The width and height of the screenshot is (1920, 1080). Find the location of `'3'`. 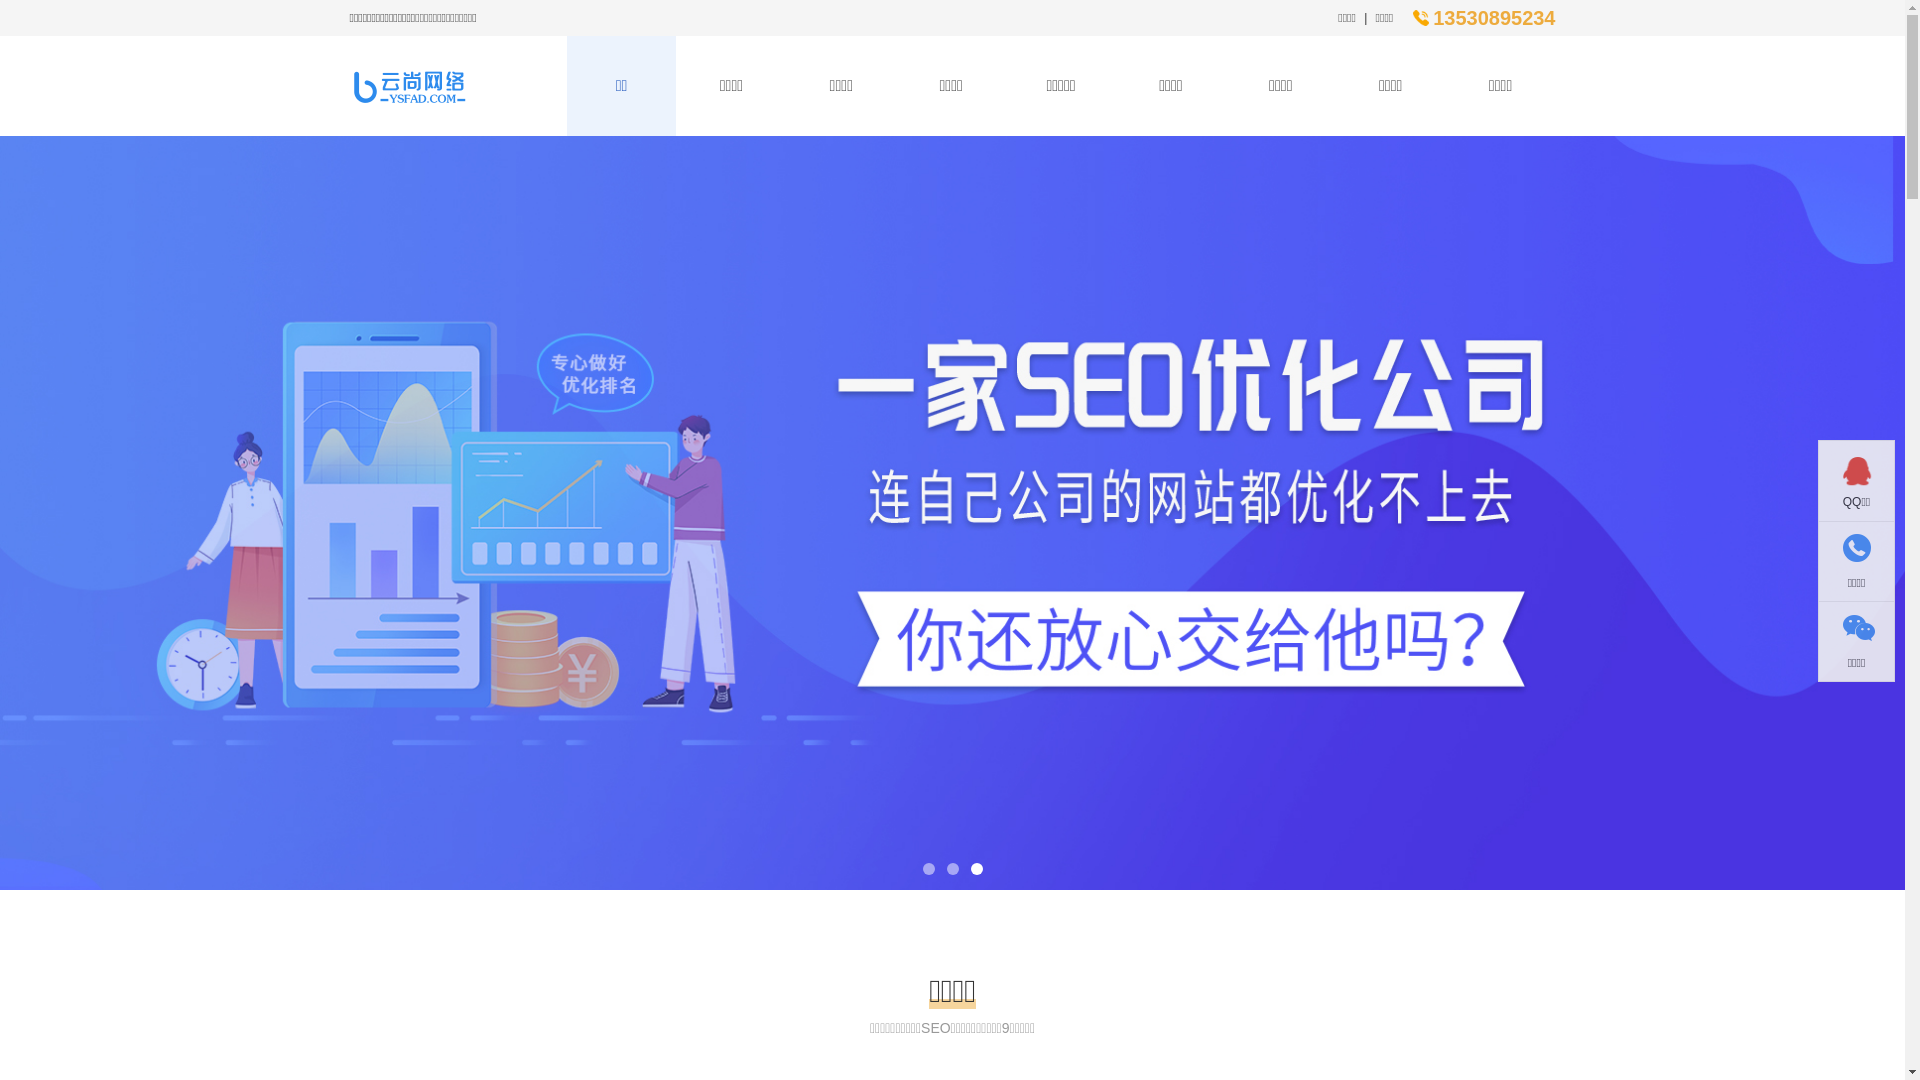

'3' is located at coordinates (975, 867).